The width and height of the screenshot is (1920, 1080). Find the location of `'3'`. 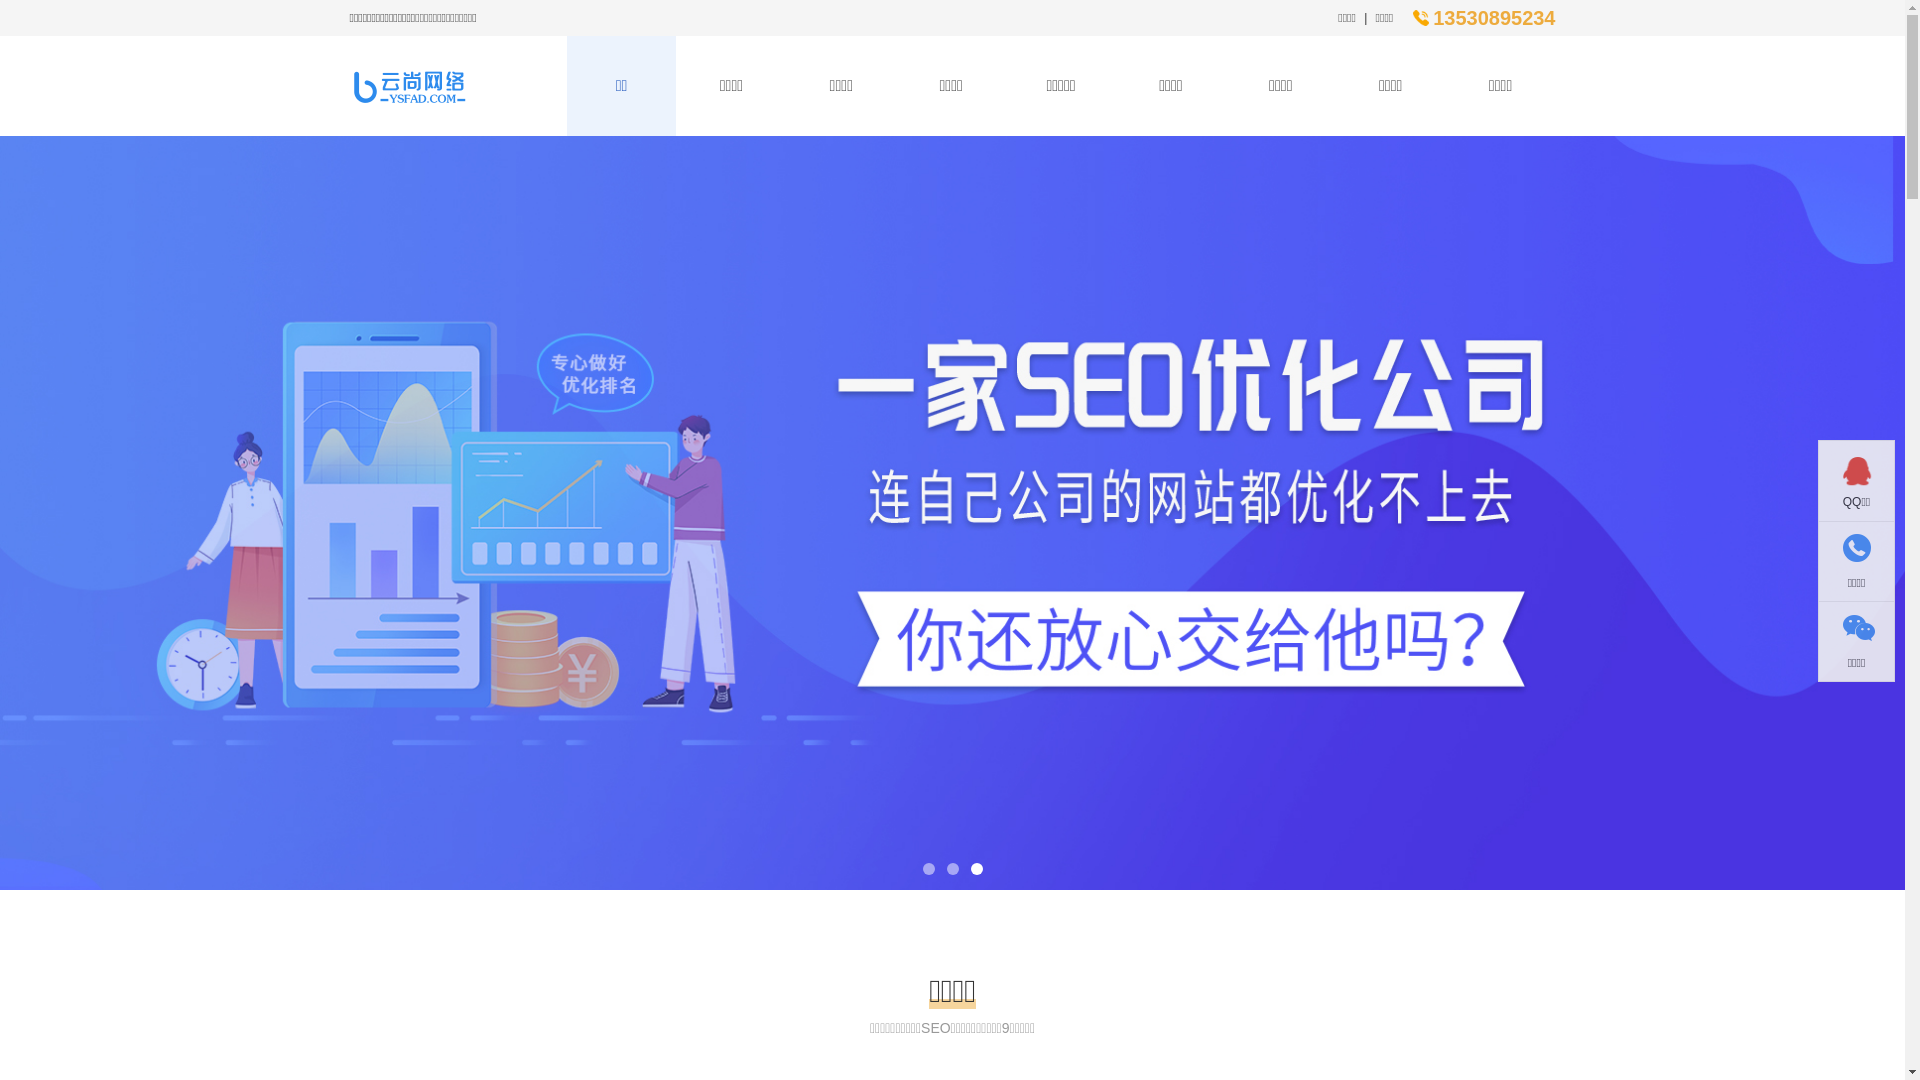

'3' is located at coordinates (975, 867).